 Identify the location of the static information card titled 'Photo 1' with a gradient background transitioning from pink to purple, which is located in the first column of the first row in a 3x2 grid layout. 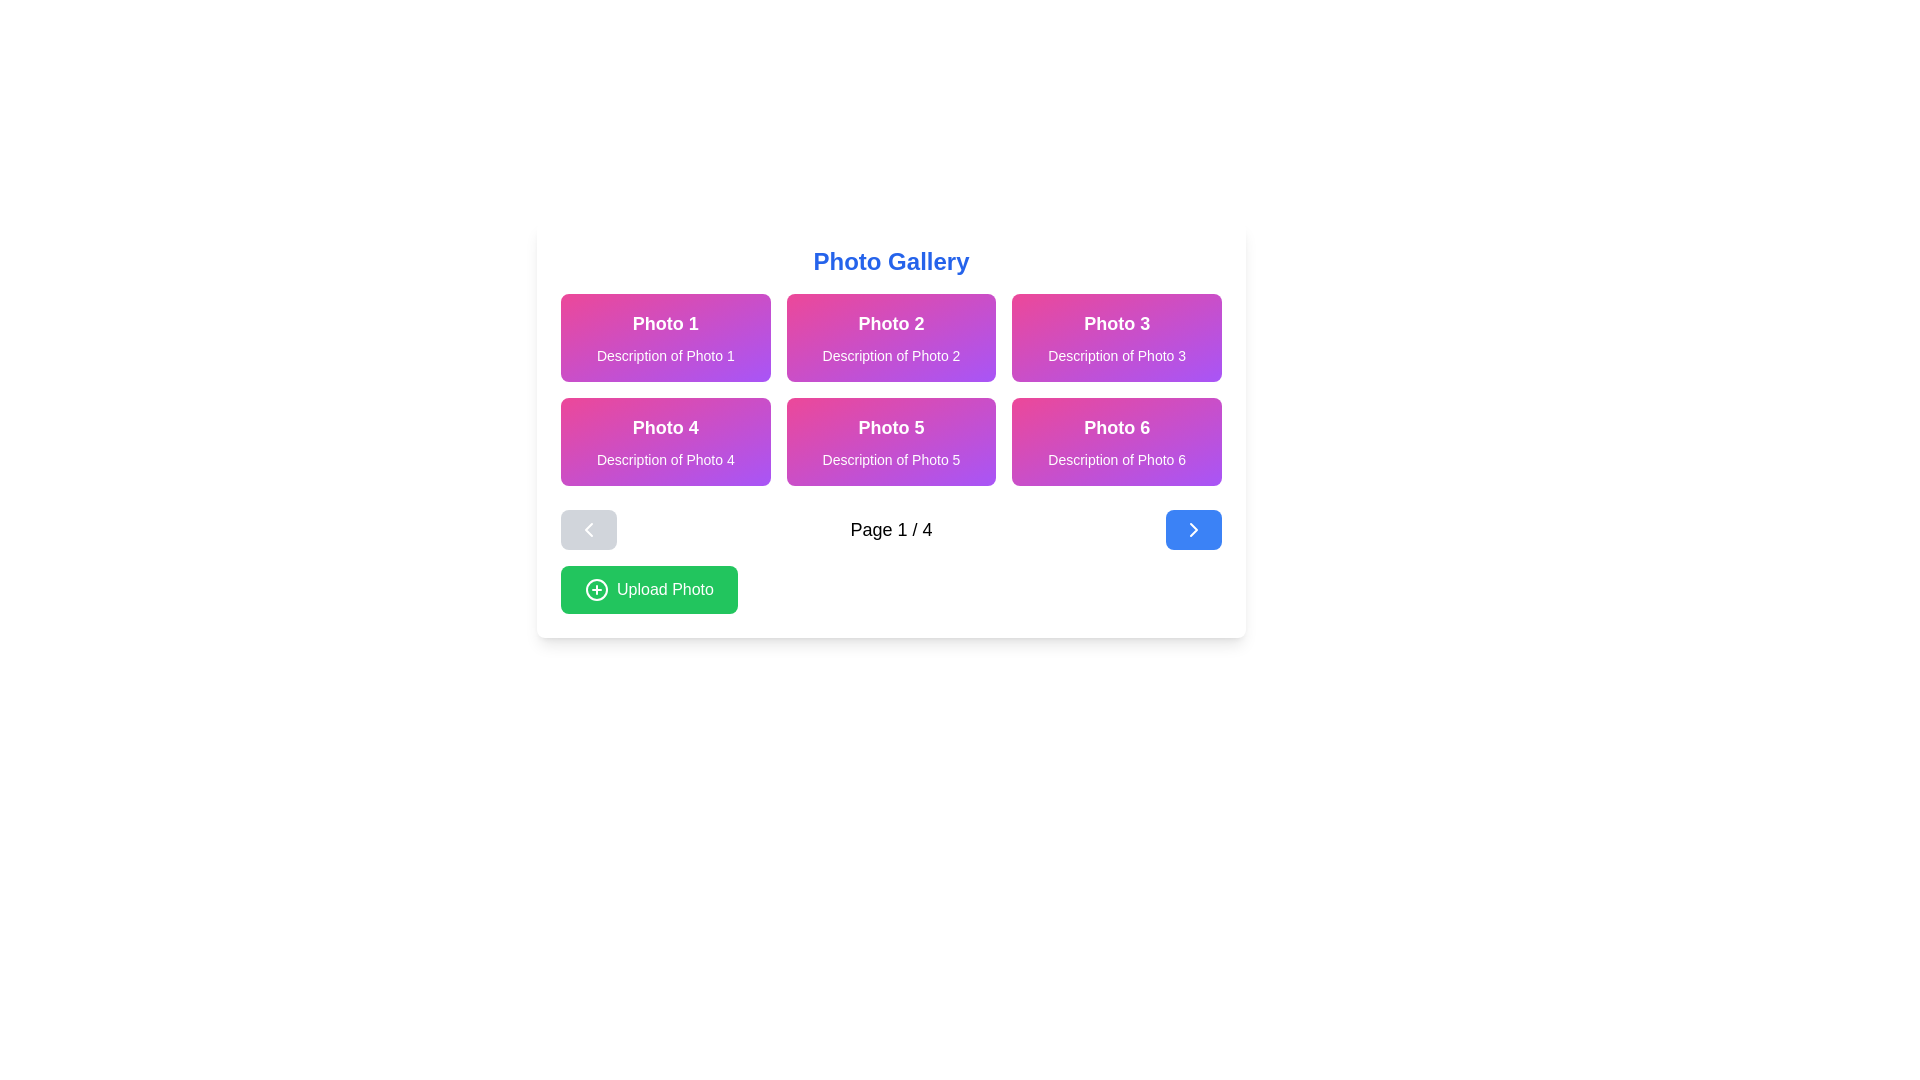
(665, 337).